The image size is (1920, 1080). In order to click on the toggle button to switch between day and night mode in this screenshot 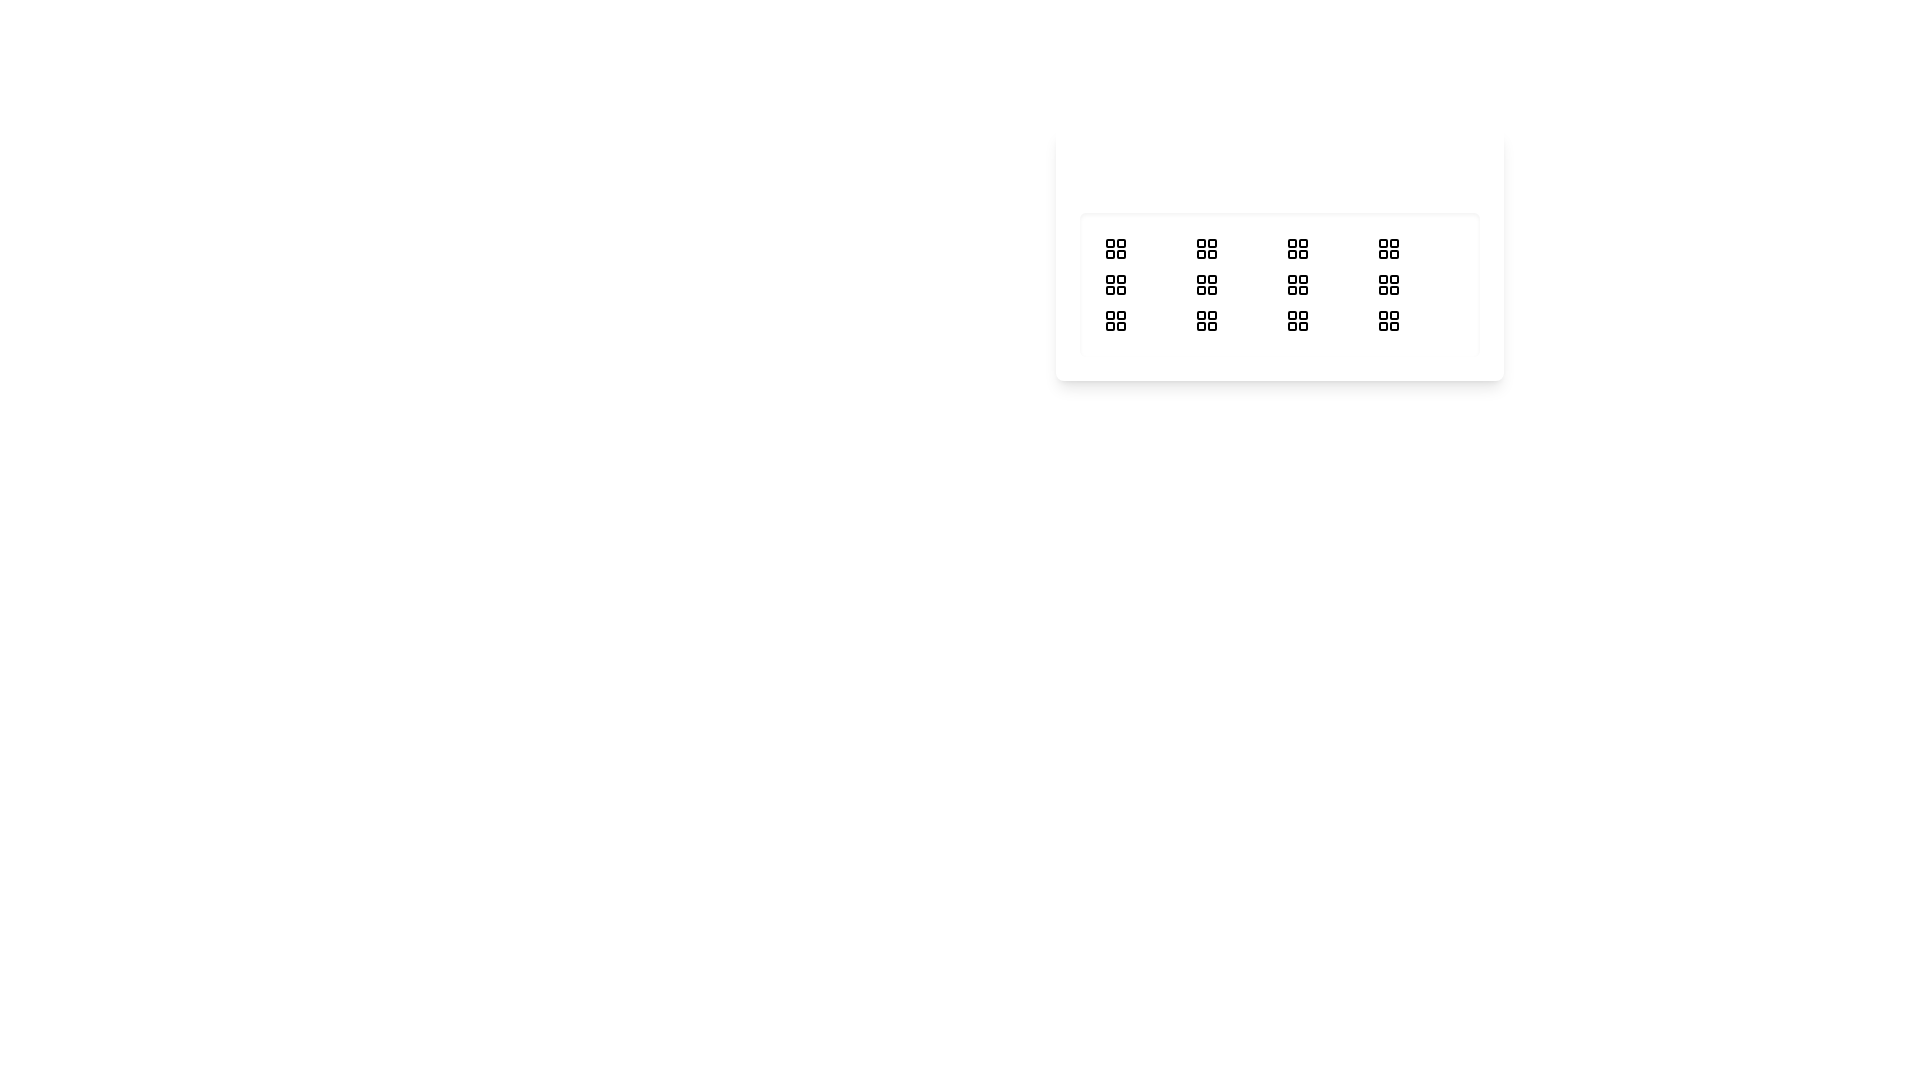, I will do `click(1142, 172)`.